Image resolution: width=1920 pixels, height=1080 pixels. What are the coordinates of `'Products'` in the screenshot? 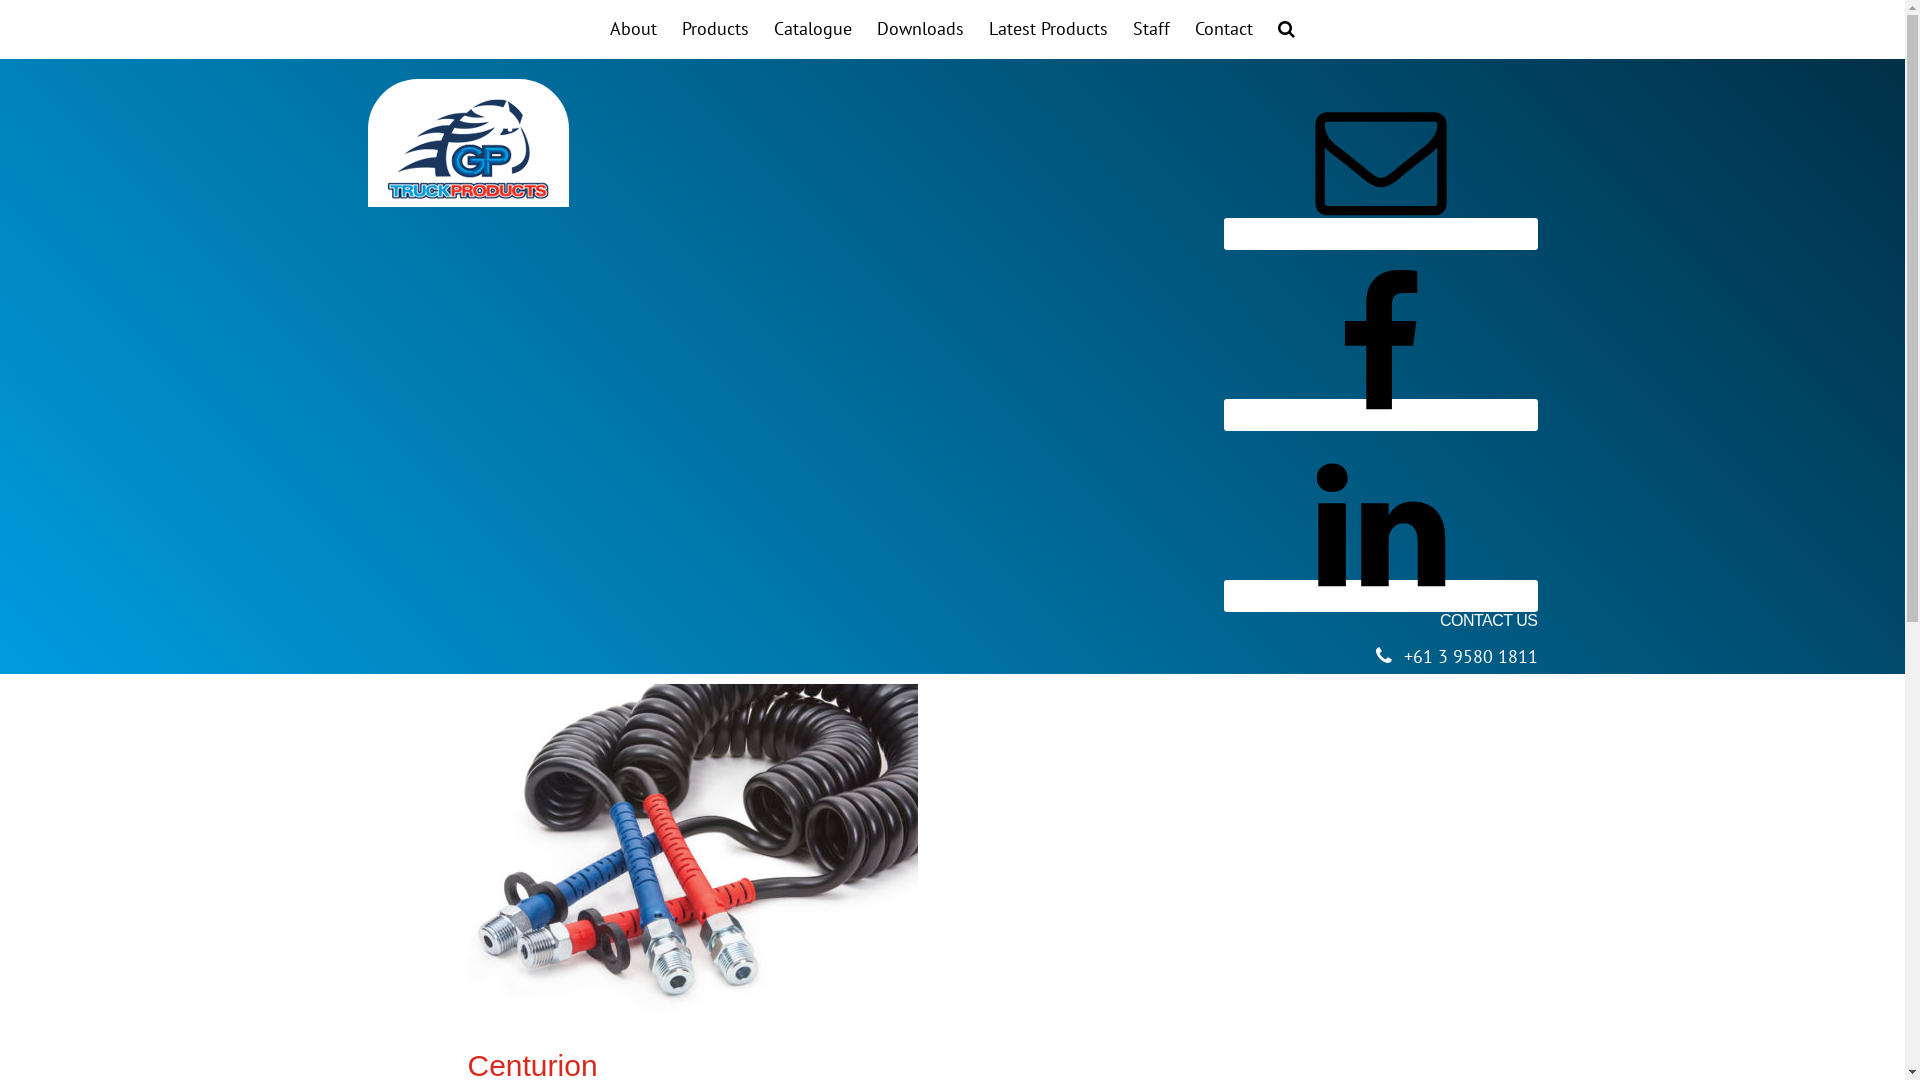 It's located at (715, 29).